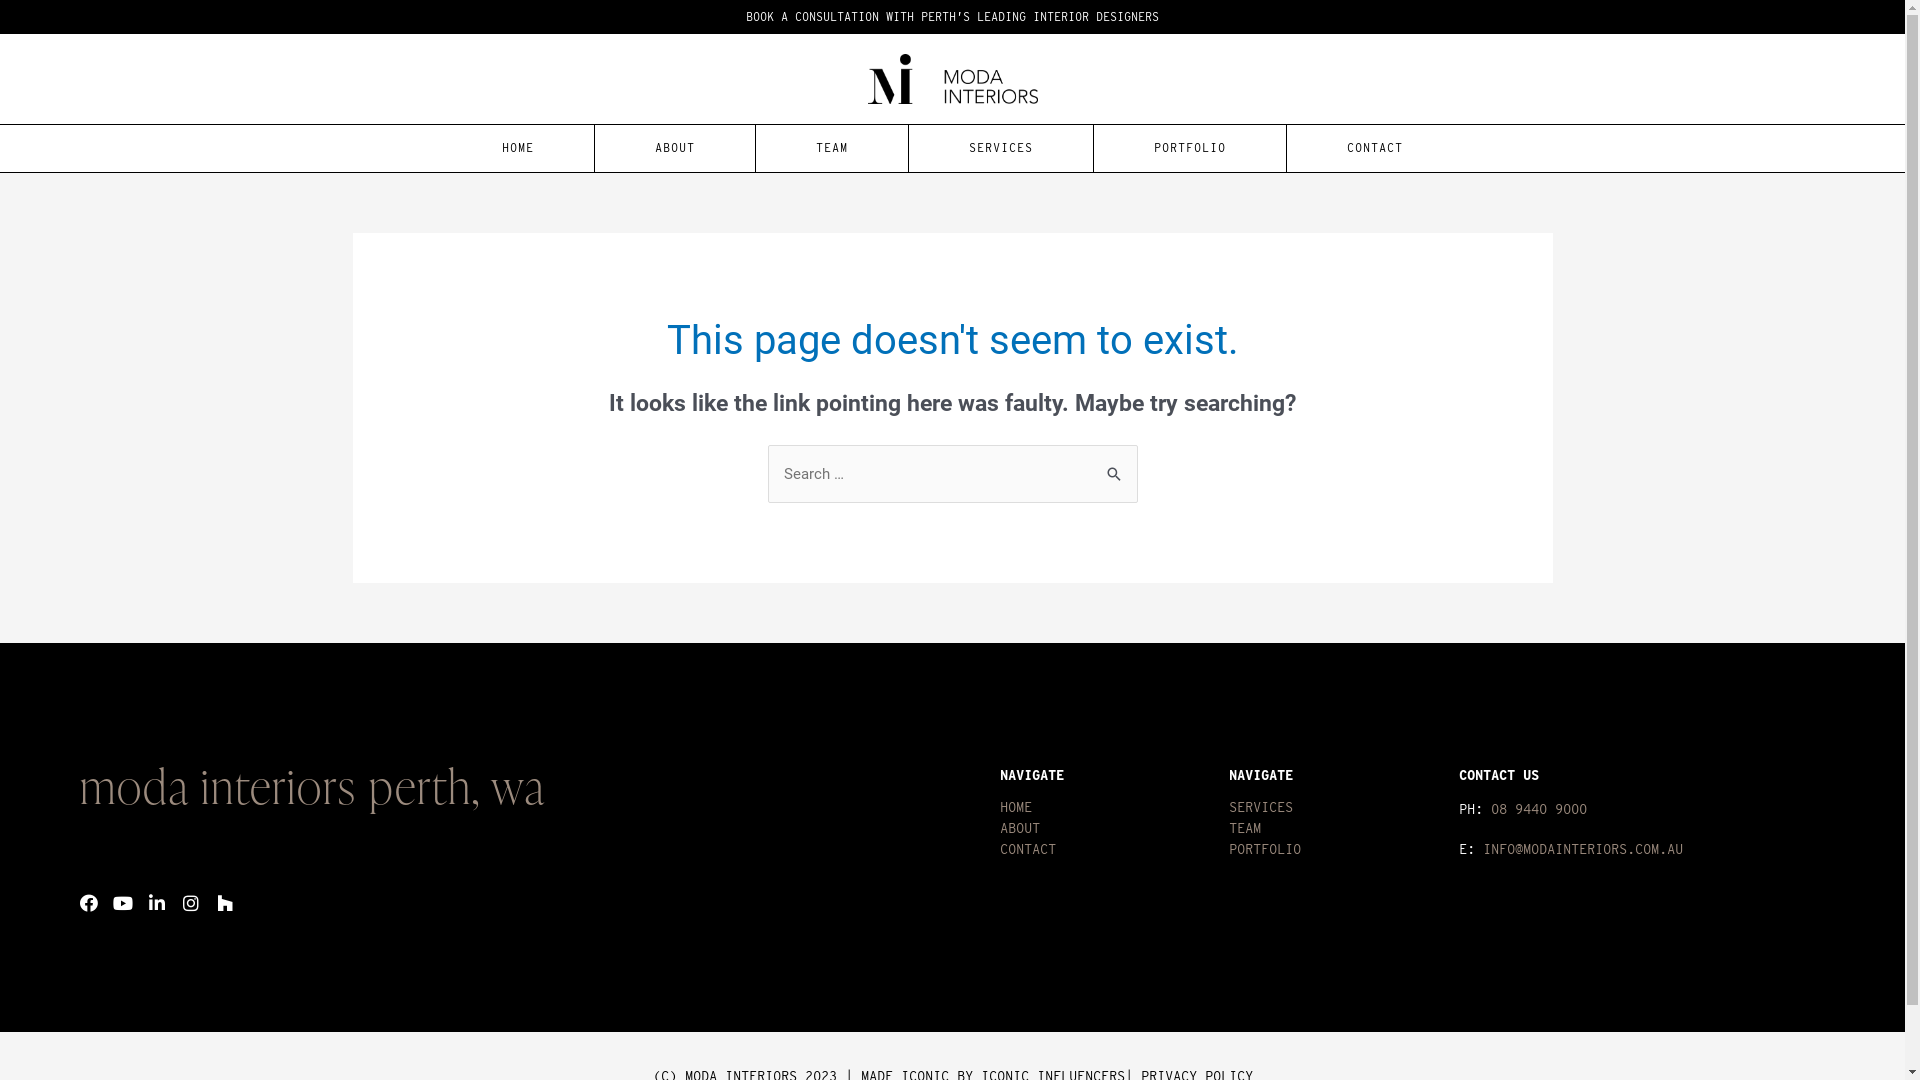 The width and height of the screenshot is (1920, 1080). I want to click on '08 9440 9000', so click(1491, 808).